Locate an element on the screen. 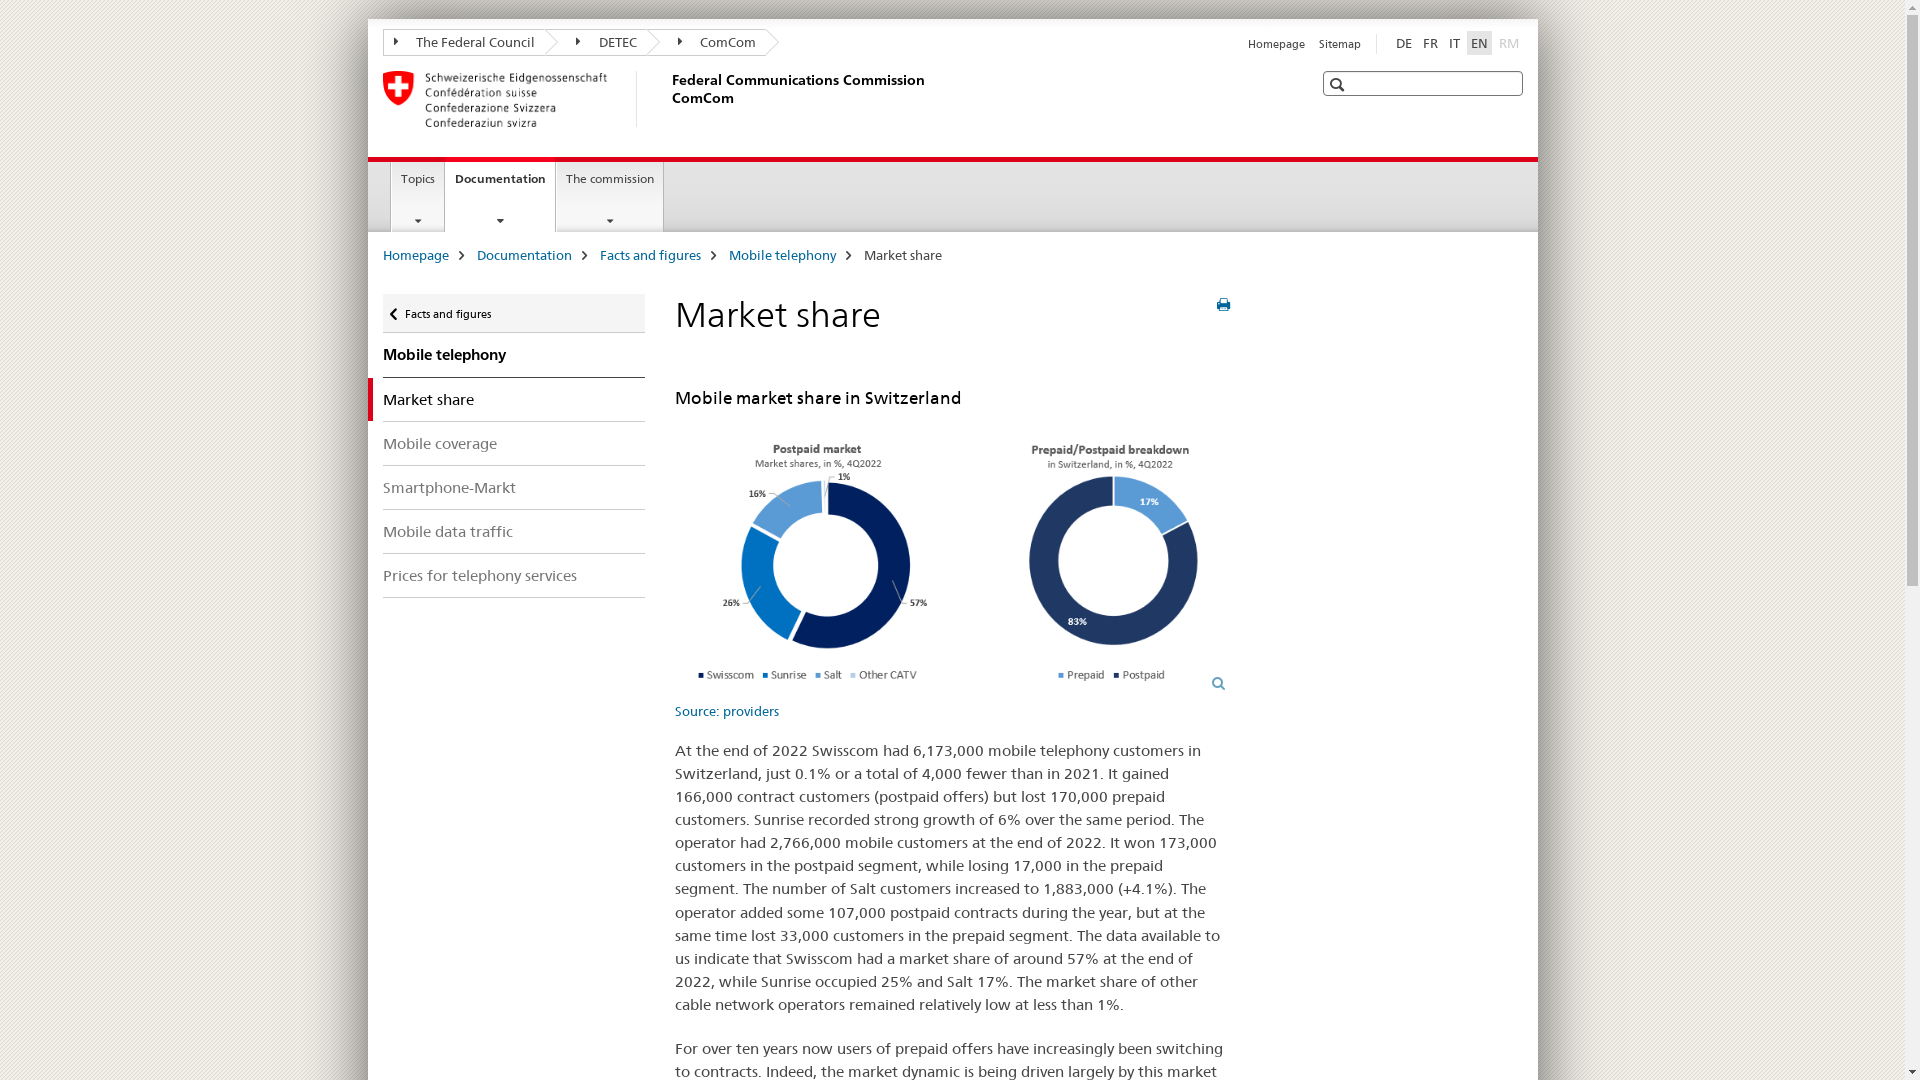 Image resolution: width=1920 pixels, height=1080 pixels. 'DE' is located at coordinates (1402, 42).